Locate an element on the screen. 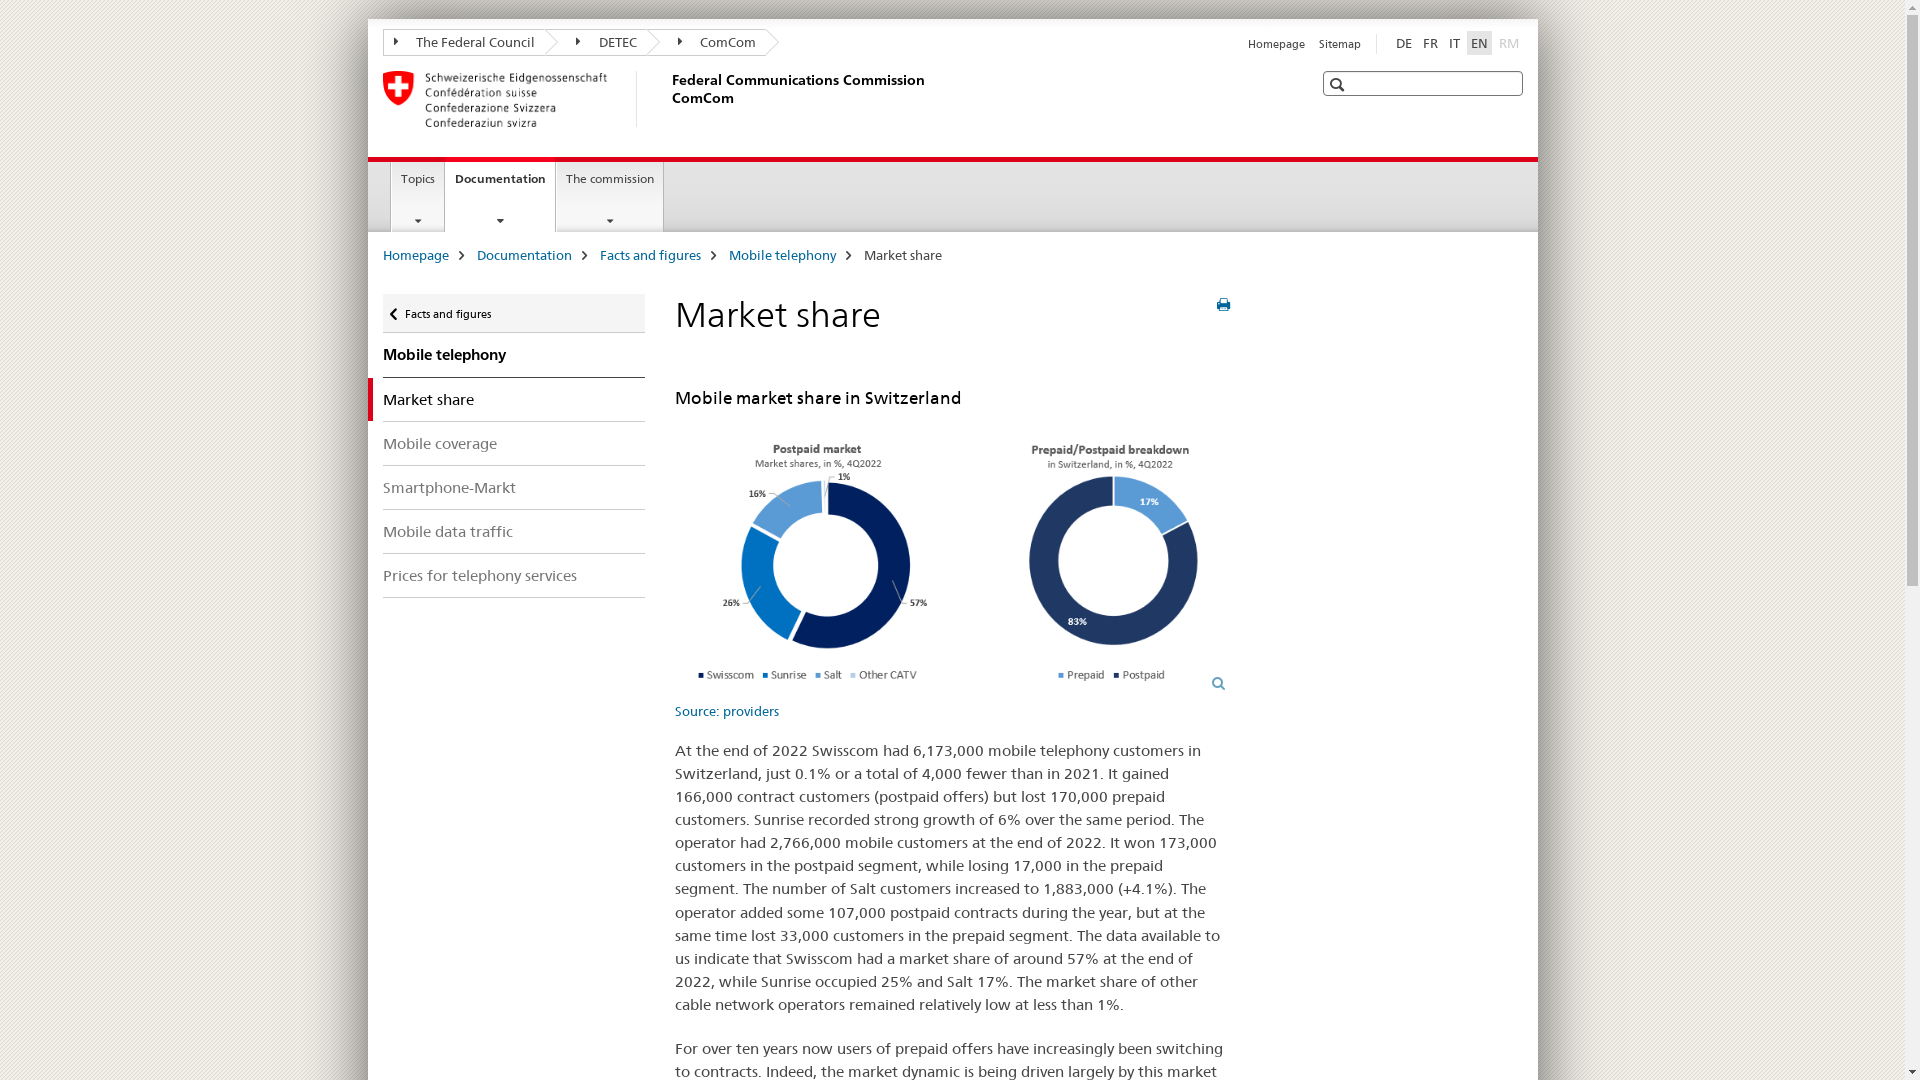 Image resolution: width=1920 pixels, height=1080 pixels. 'DE' is located at coordinates (1402, 42).